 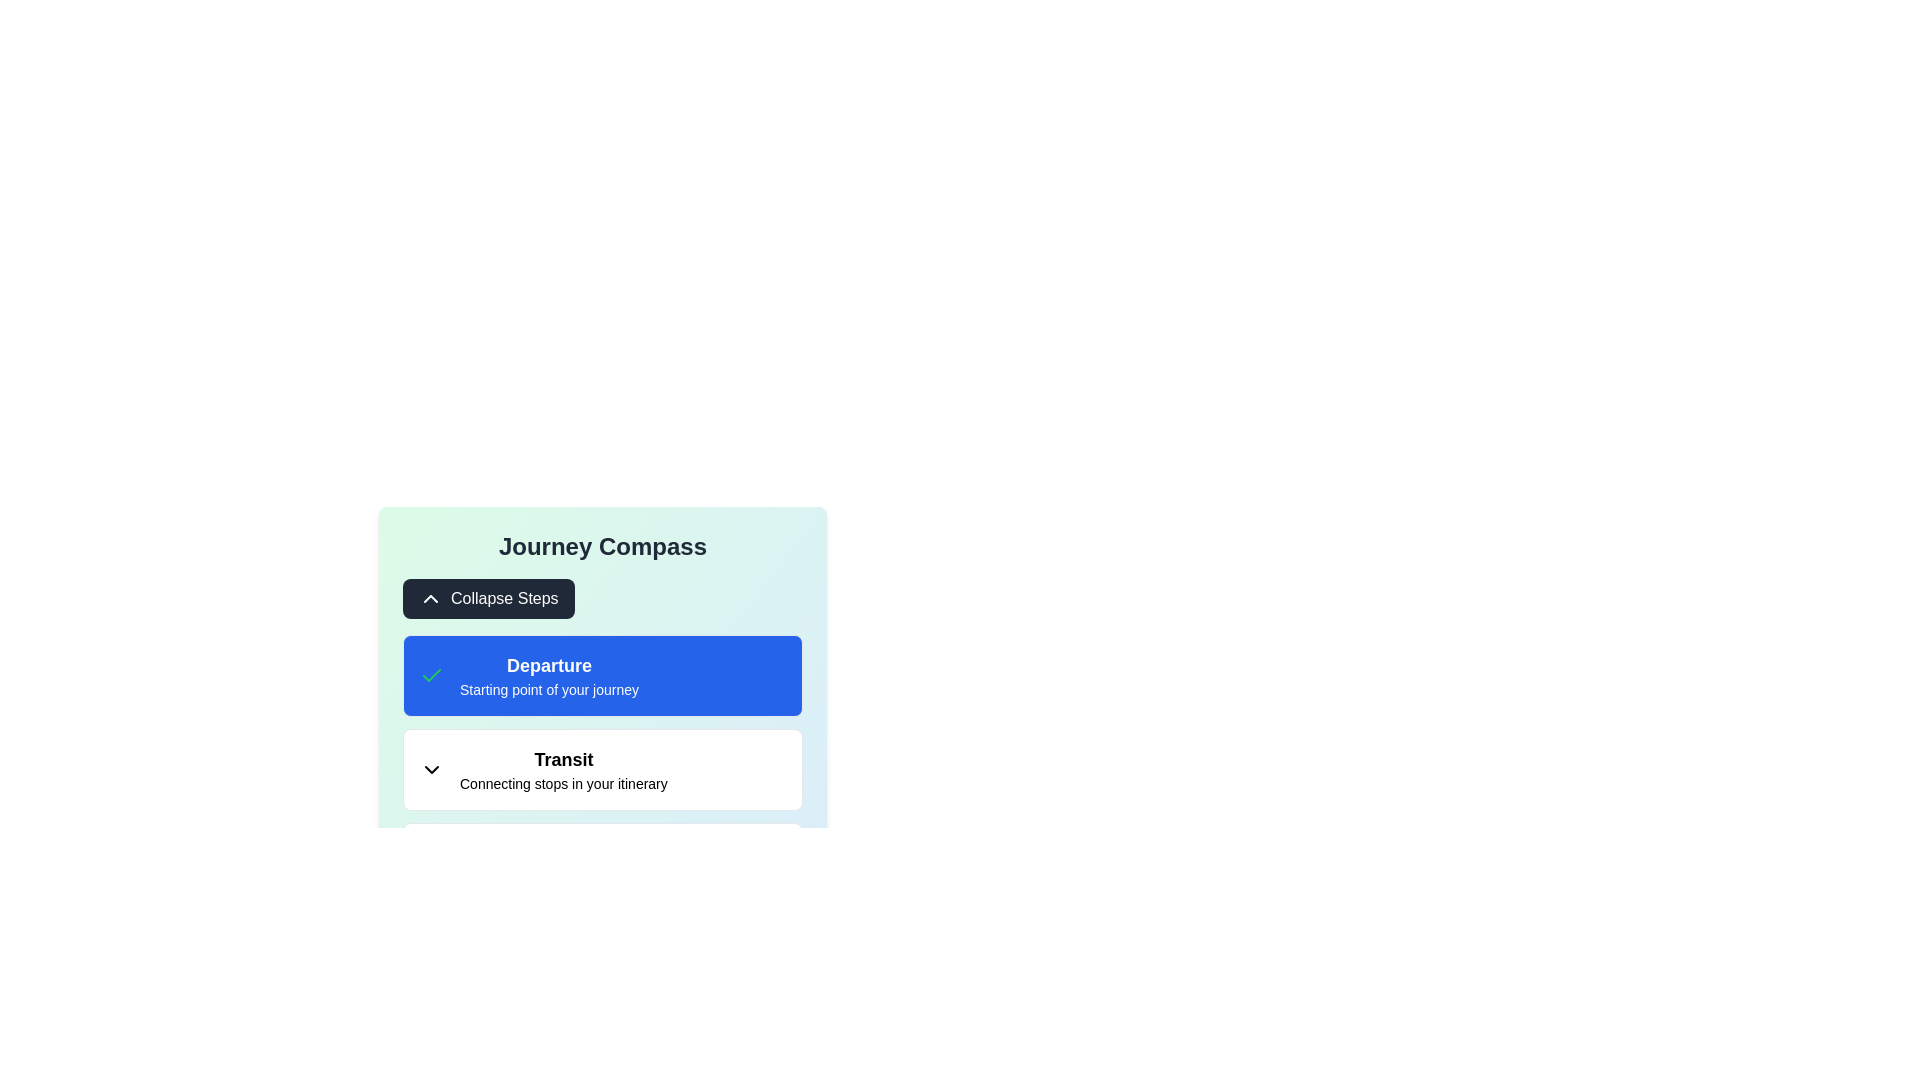 I want to click on the text label displaying 'Starting point of your journey' which is styled in a small font and located below the 'Departure' title in the 'Journey Compass' card, so click(x=549, y=689).